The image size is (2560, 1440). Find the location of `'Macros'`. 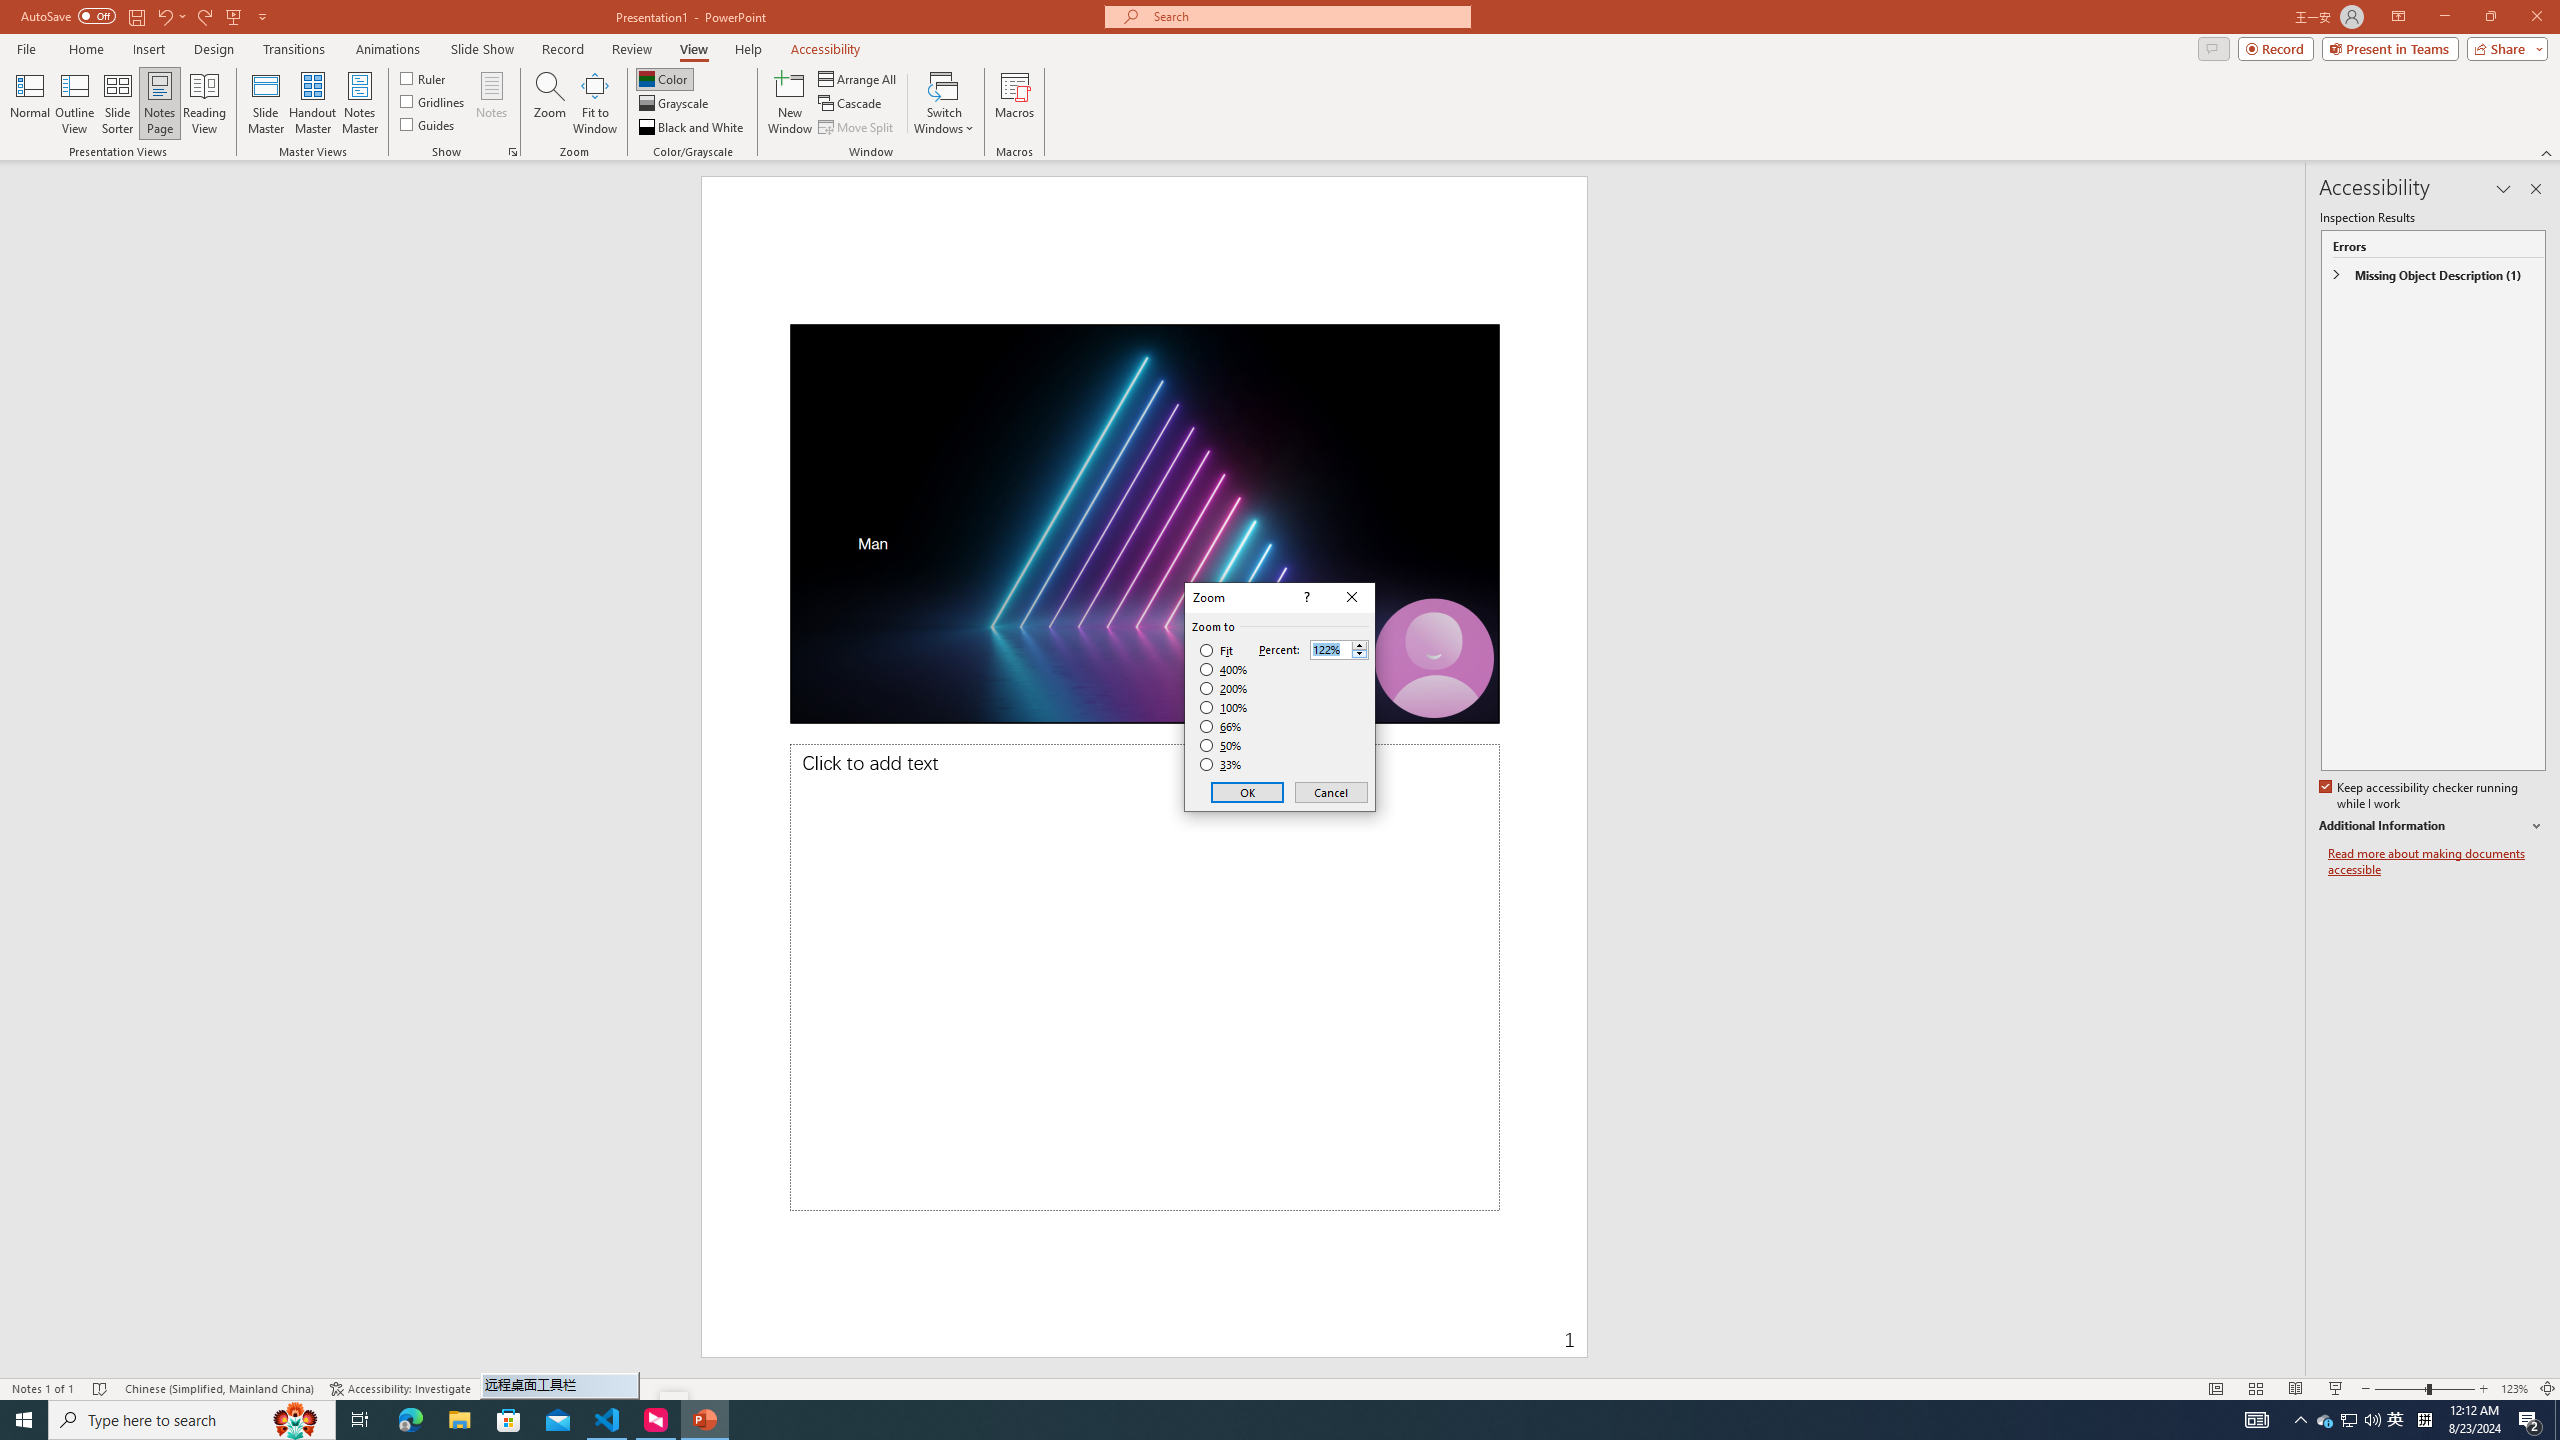

'Macros' is located at coordinates (1015, 103).